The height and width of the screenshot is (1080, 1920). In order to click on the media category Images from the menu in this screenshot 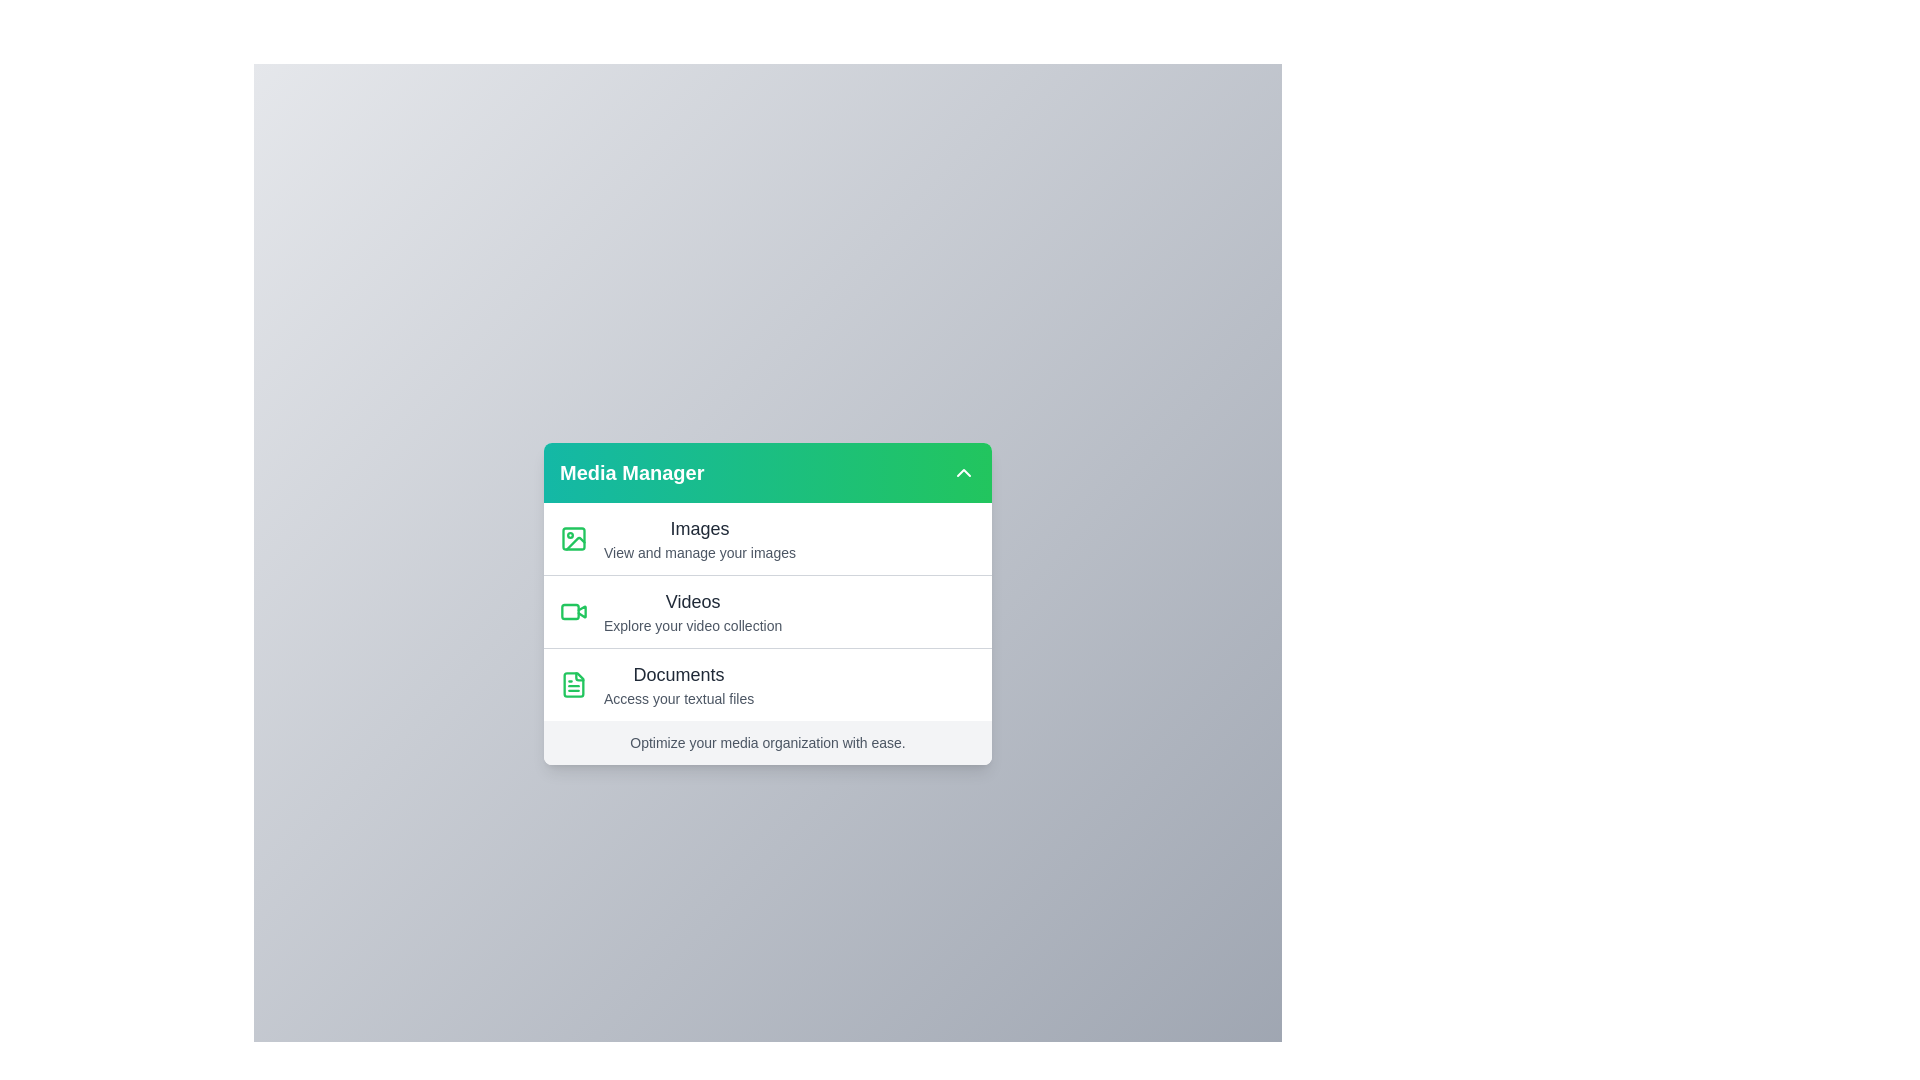, I will do `click(767, 538)`.